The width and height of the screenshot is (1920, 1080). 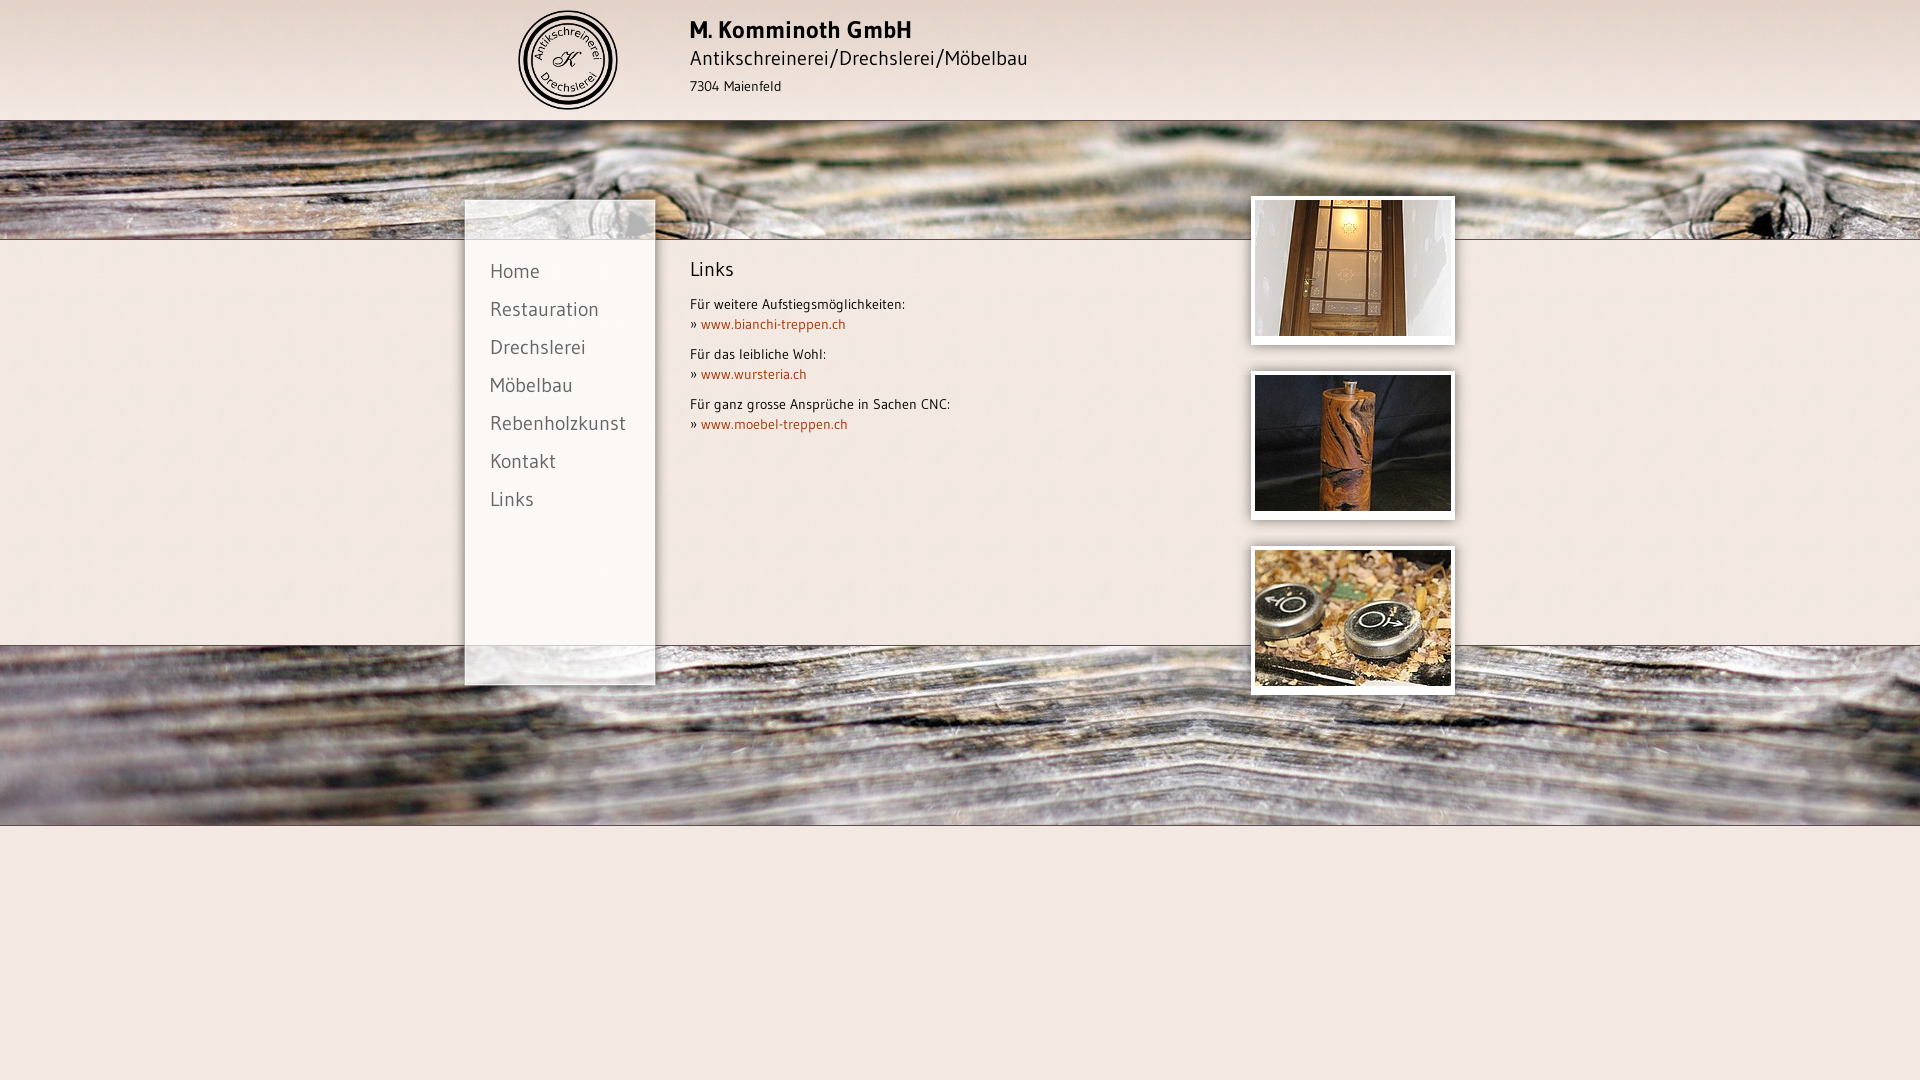 I want to click on 'www.wursteria.ch', so click(x=752, y=374).